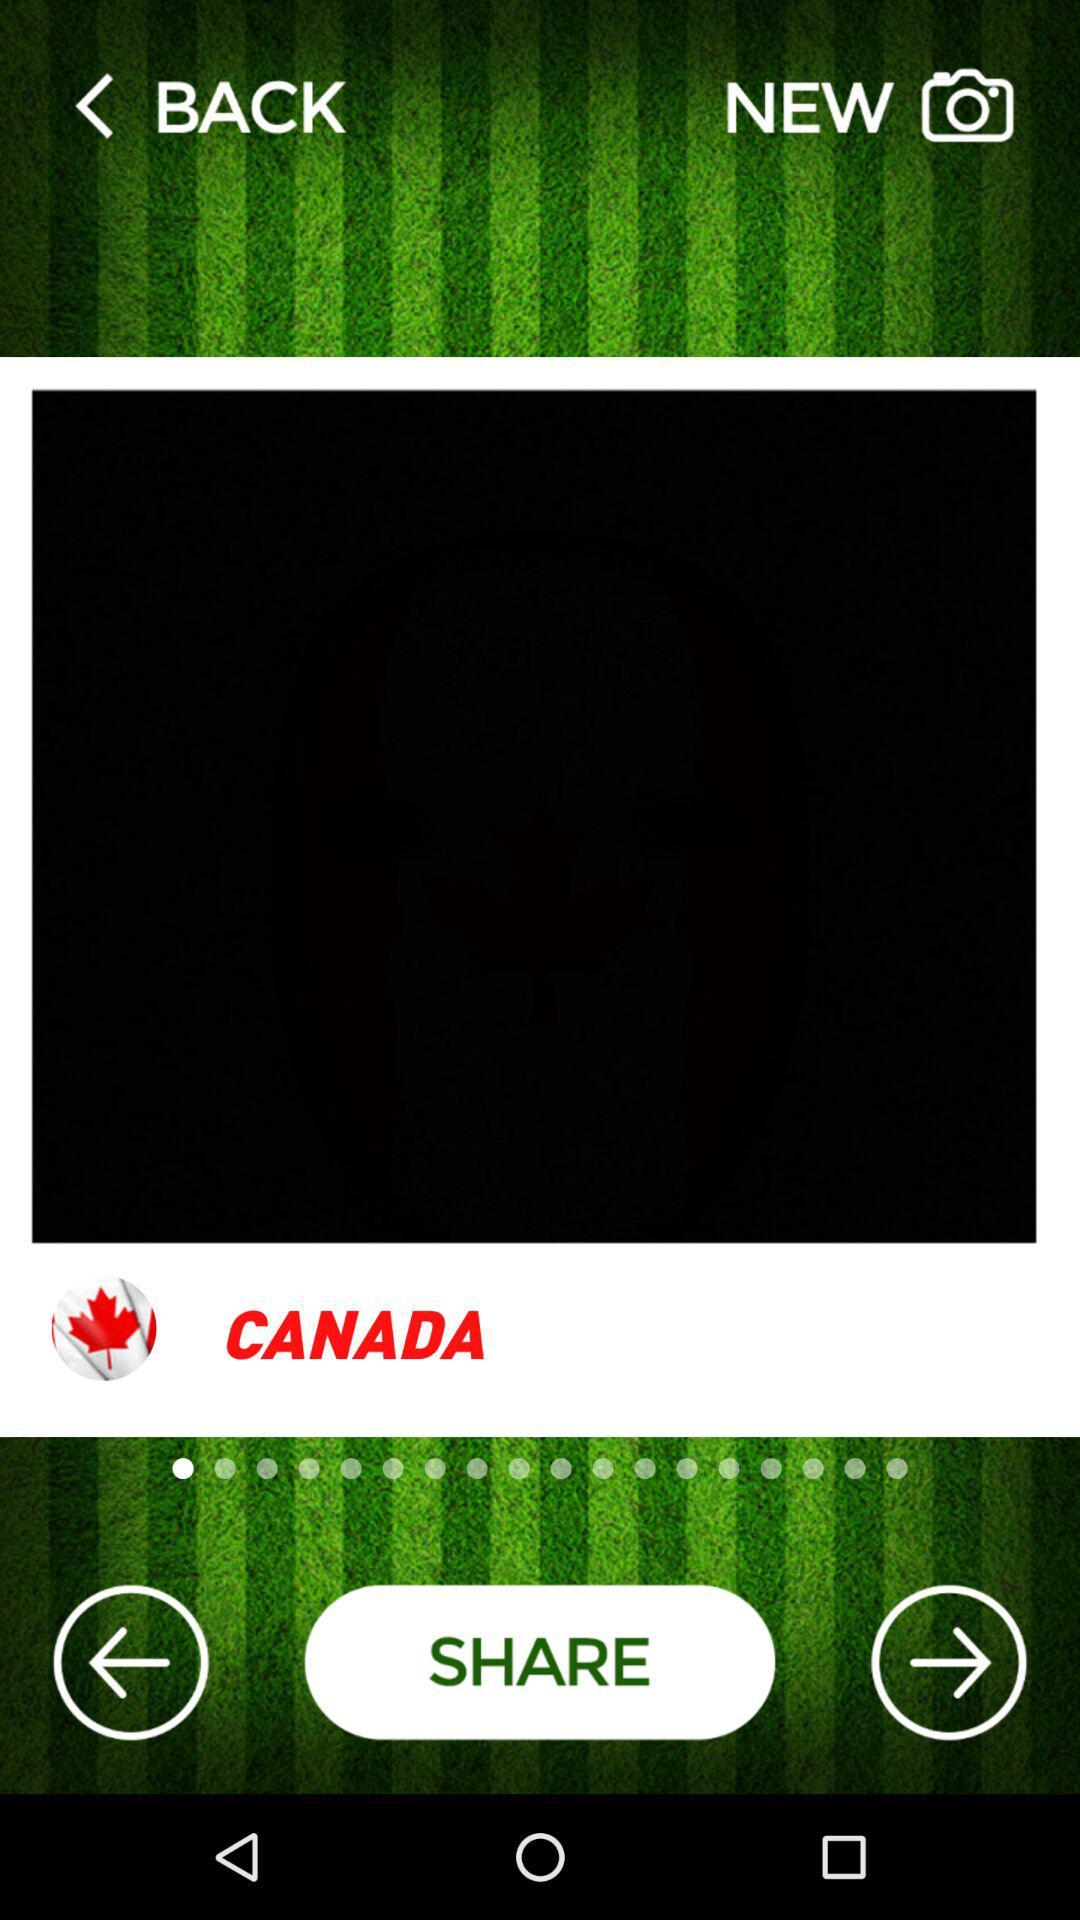  Describe the element at coordinates (209, 104) in the screenshot. I see `item at the top left corner` at that location.